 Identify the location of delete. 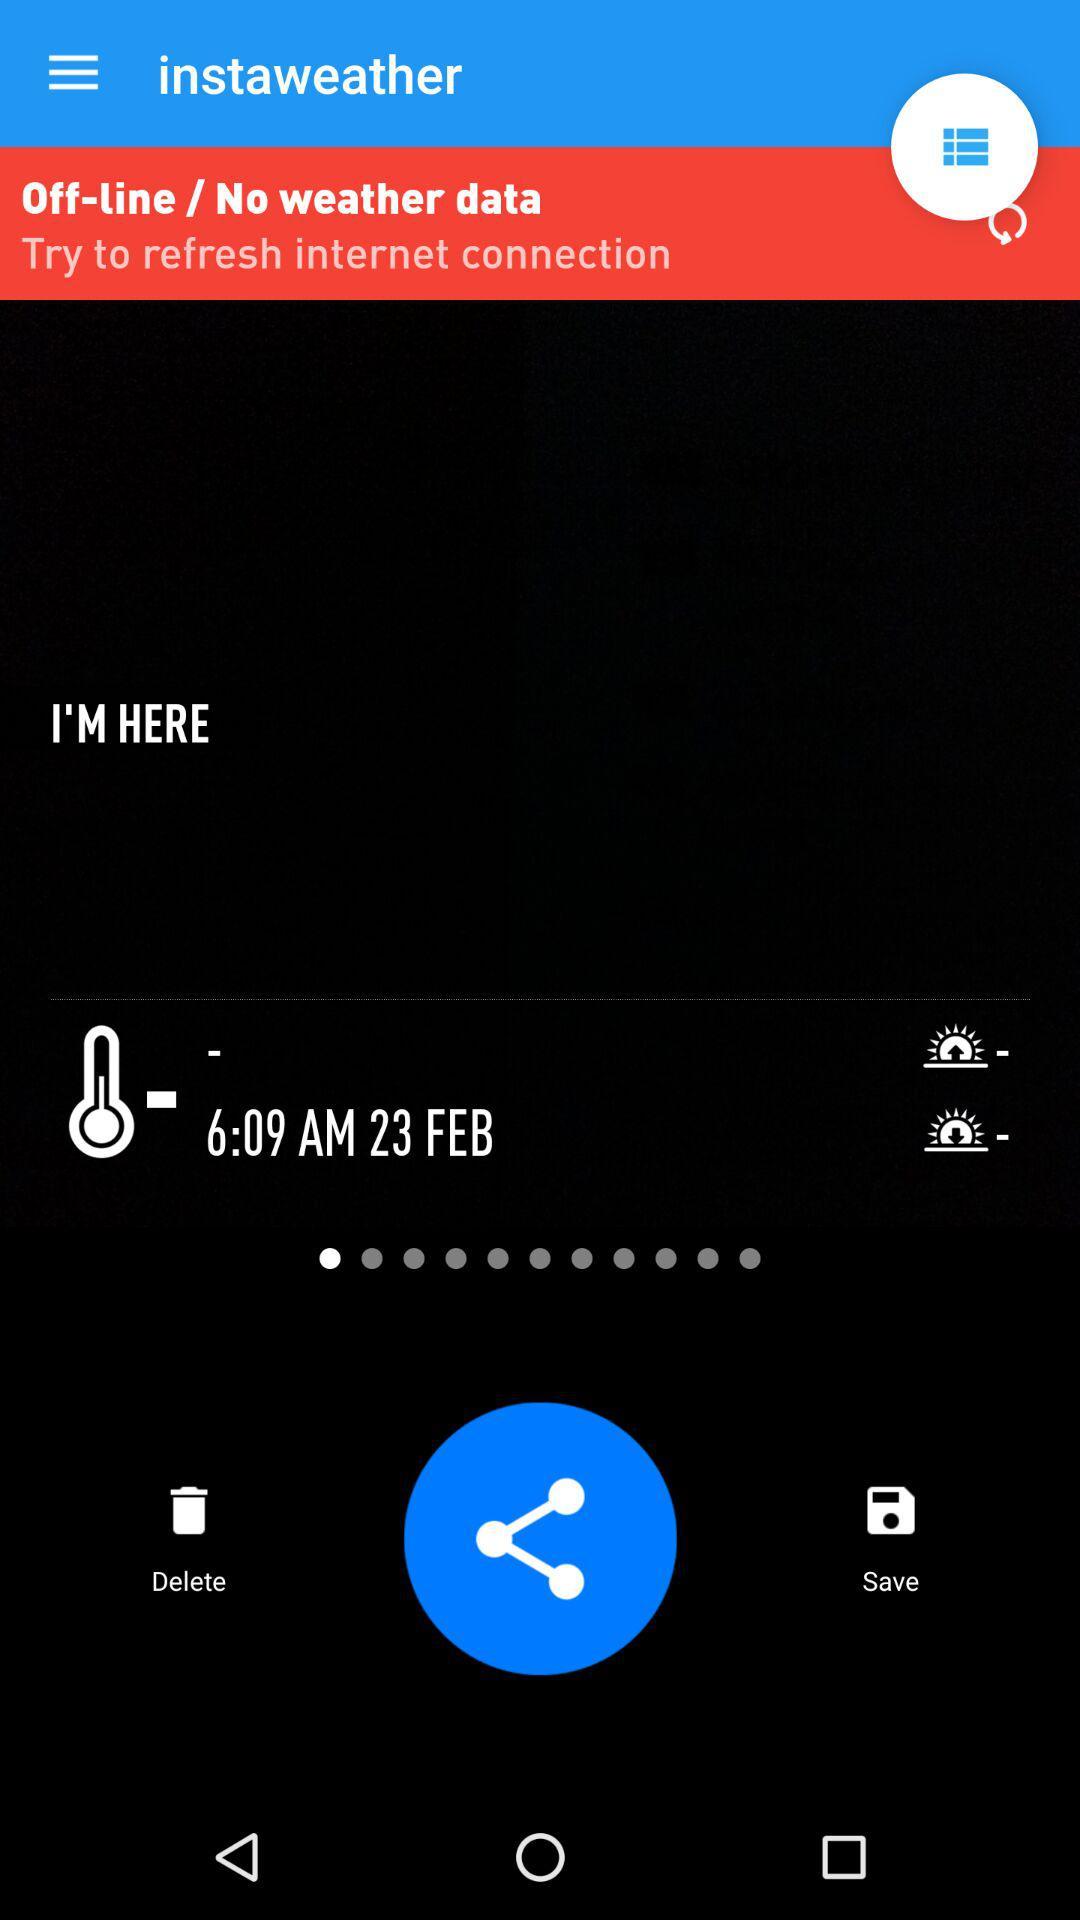
(189, 1537).